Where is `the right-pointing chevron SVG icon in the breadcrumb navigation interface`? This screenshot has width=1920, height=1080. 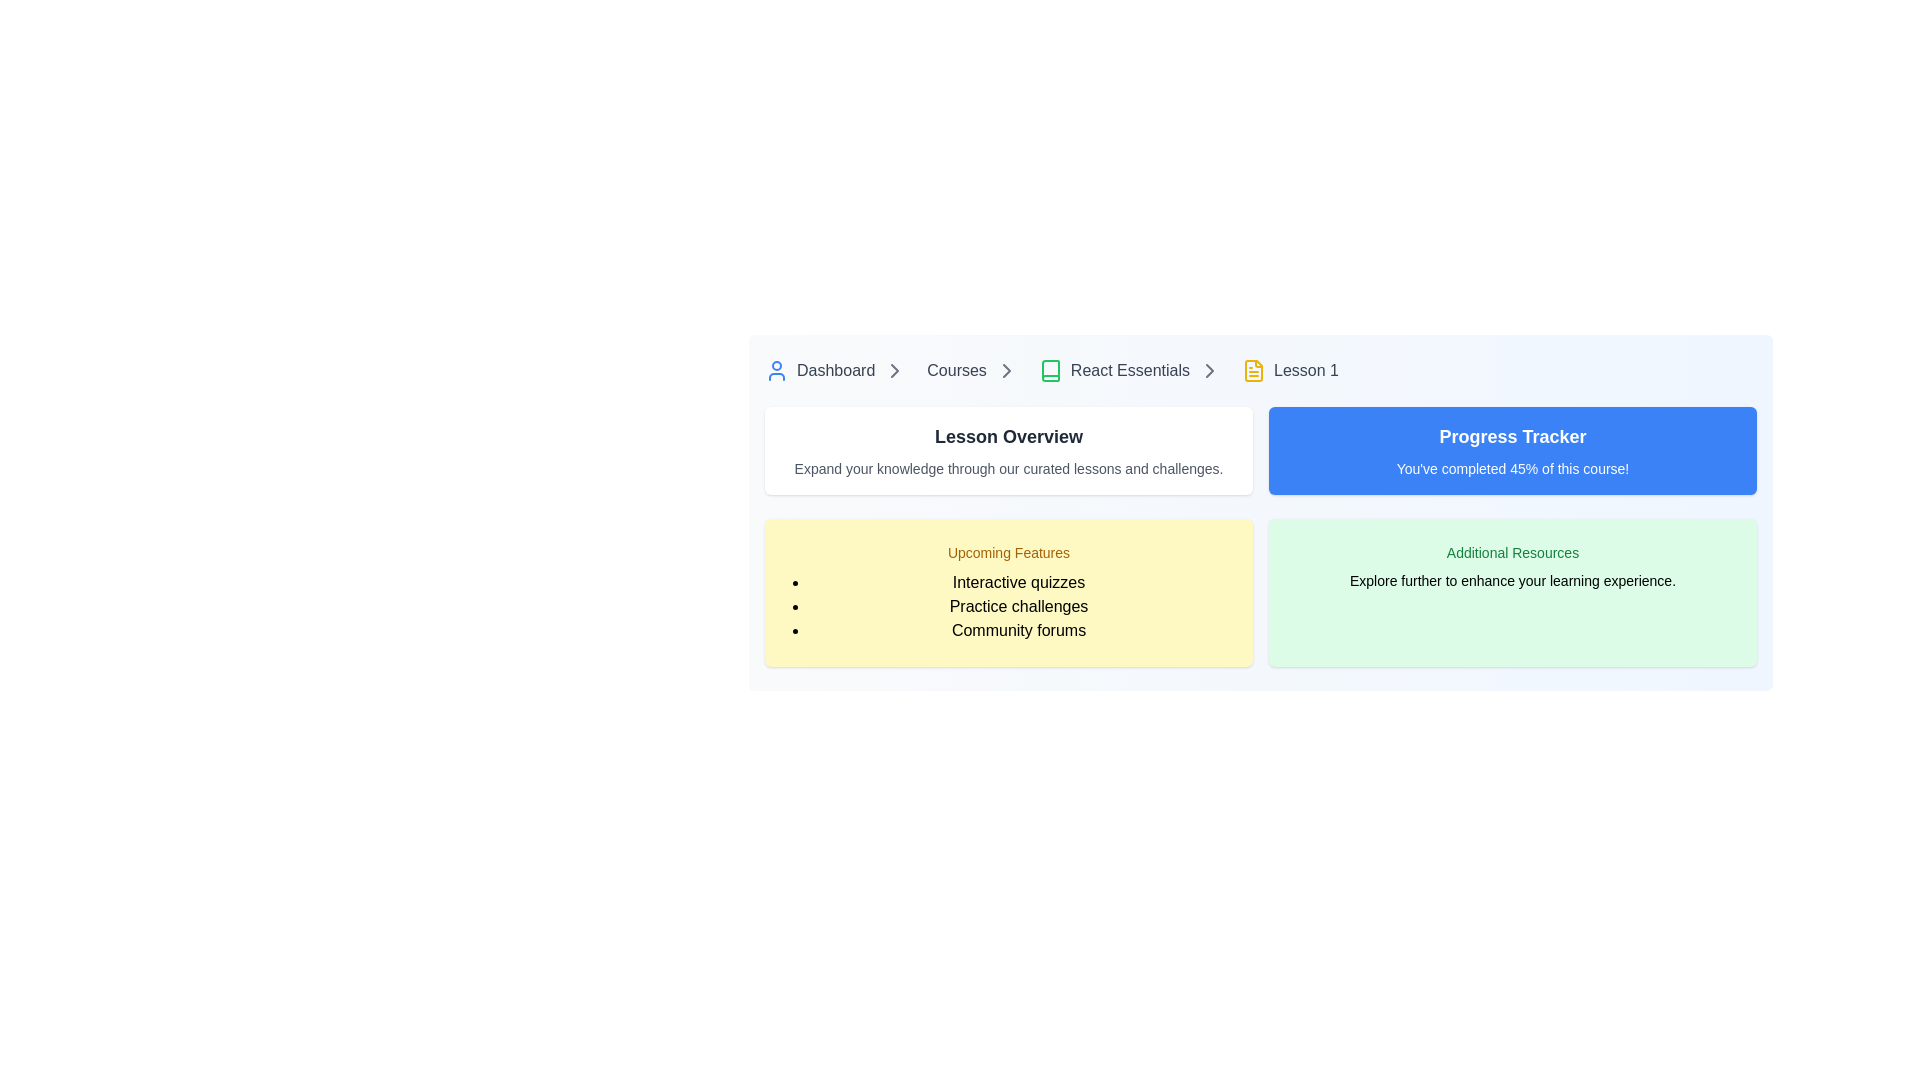 the right-pointing chevron SVG icon in the breadcrumb navigation interface is located at coordinates (894, 370).